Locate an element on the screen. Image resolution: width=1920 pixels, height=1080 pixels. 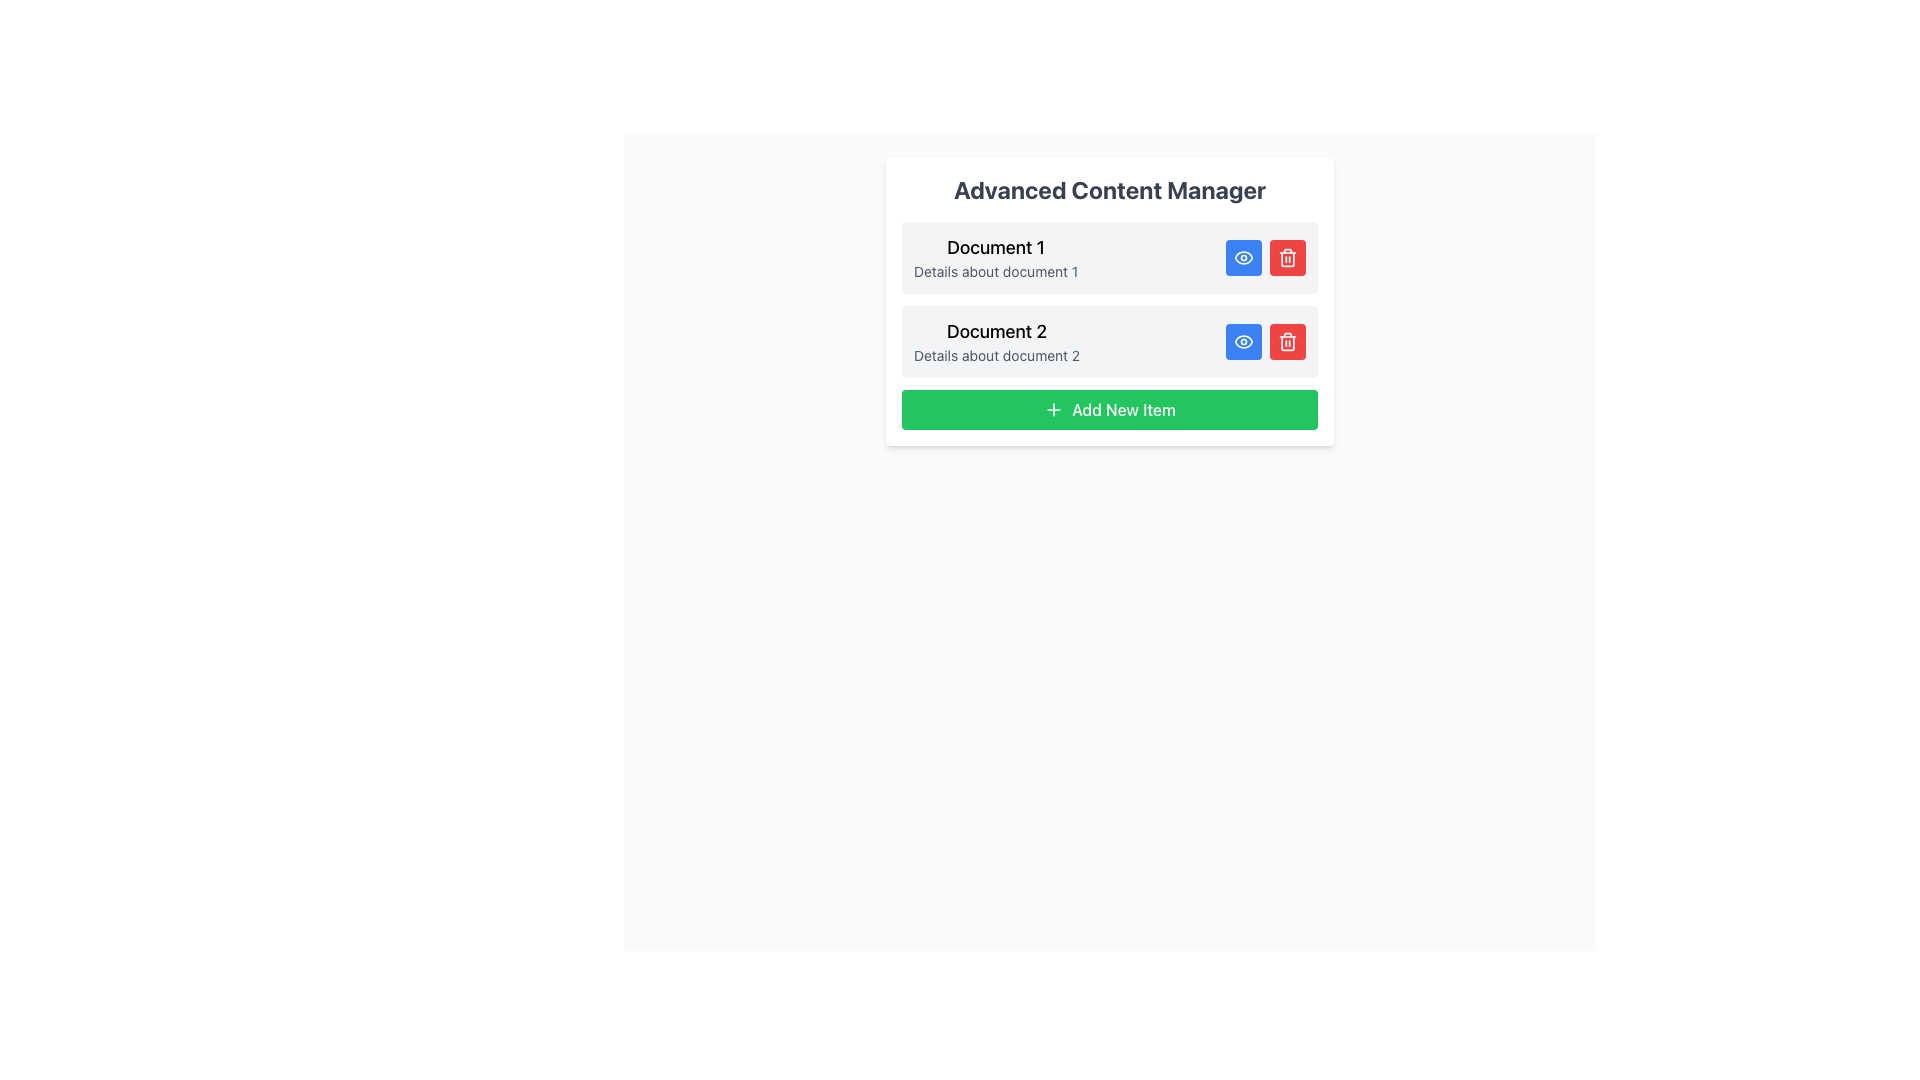
the icon button located beside the red 'delete' button in the bottom row of the document manager list to change its background color is located at coordinates (1242, 341).